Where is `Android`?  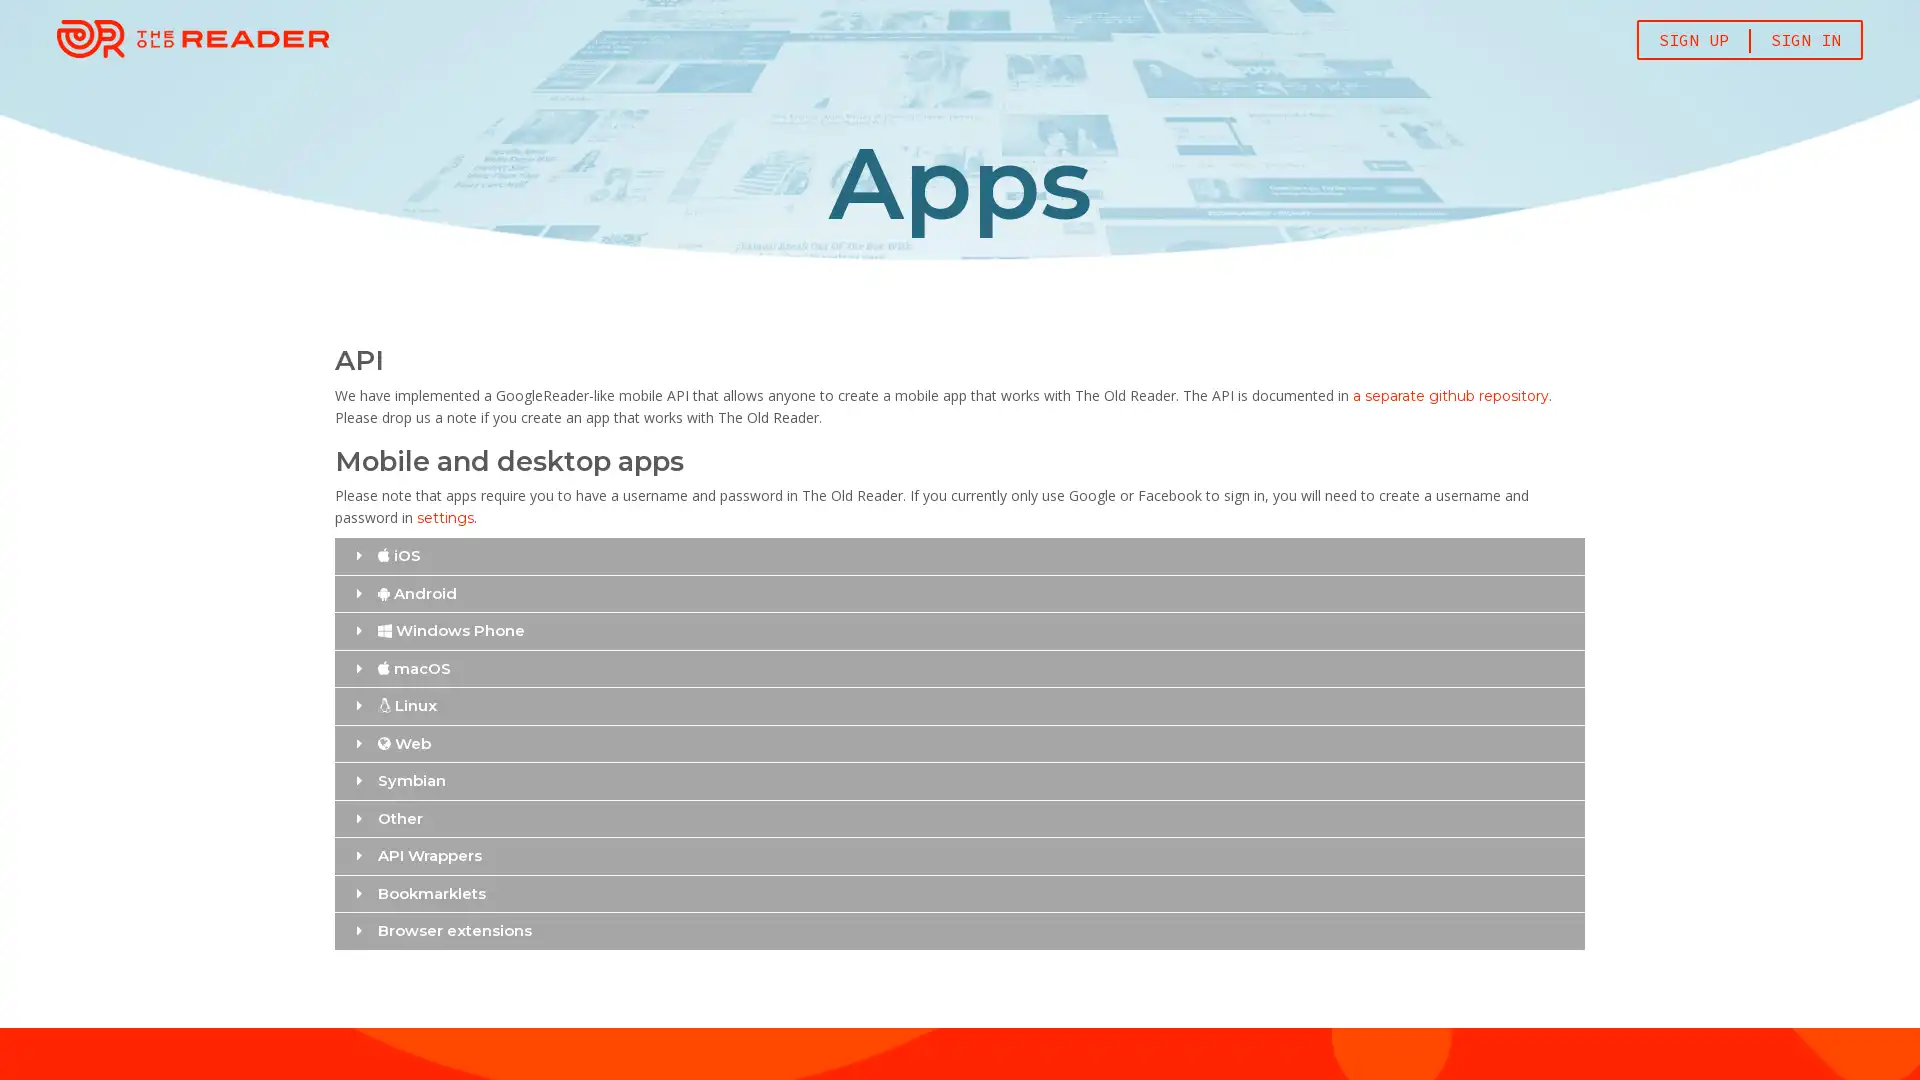 Android is located at coordinates (958, 592).